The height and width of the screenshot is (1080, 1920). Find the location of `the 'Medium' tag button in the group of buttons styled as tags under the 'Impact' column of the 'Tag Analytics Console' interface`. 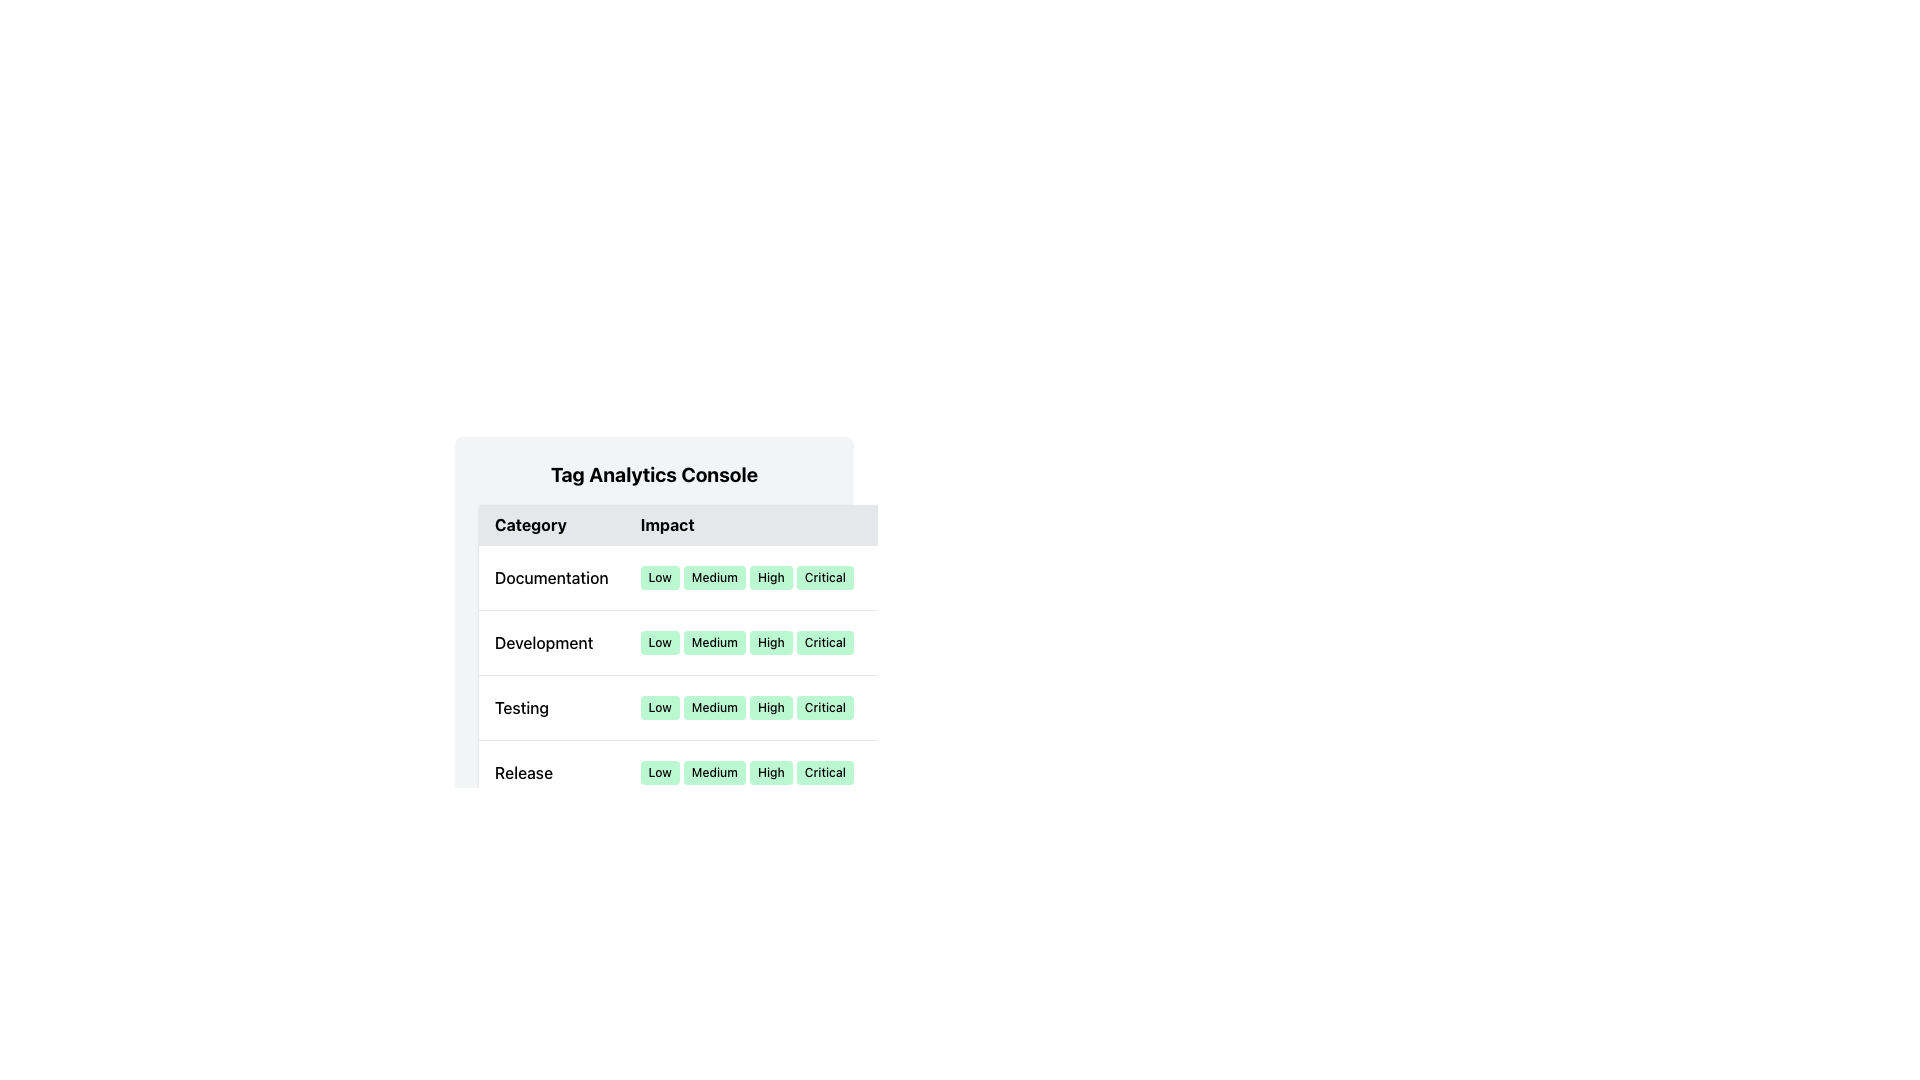

the 'Medium' tag button in the group of buttons styled as tags under the 'Impact' column of the 'Tag Analytics Console' interface is located at coordinates (746, 643).